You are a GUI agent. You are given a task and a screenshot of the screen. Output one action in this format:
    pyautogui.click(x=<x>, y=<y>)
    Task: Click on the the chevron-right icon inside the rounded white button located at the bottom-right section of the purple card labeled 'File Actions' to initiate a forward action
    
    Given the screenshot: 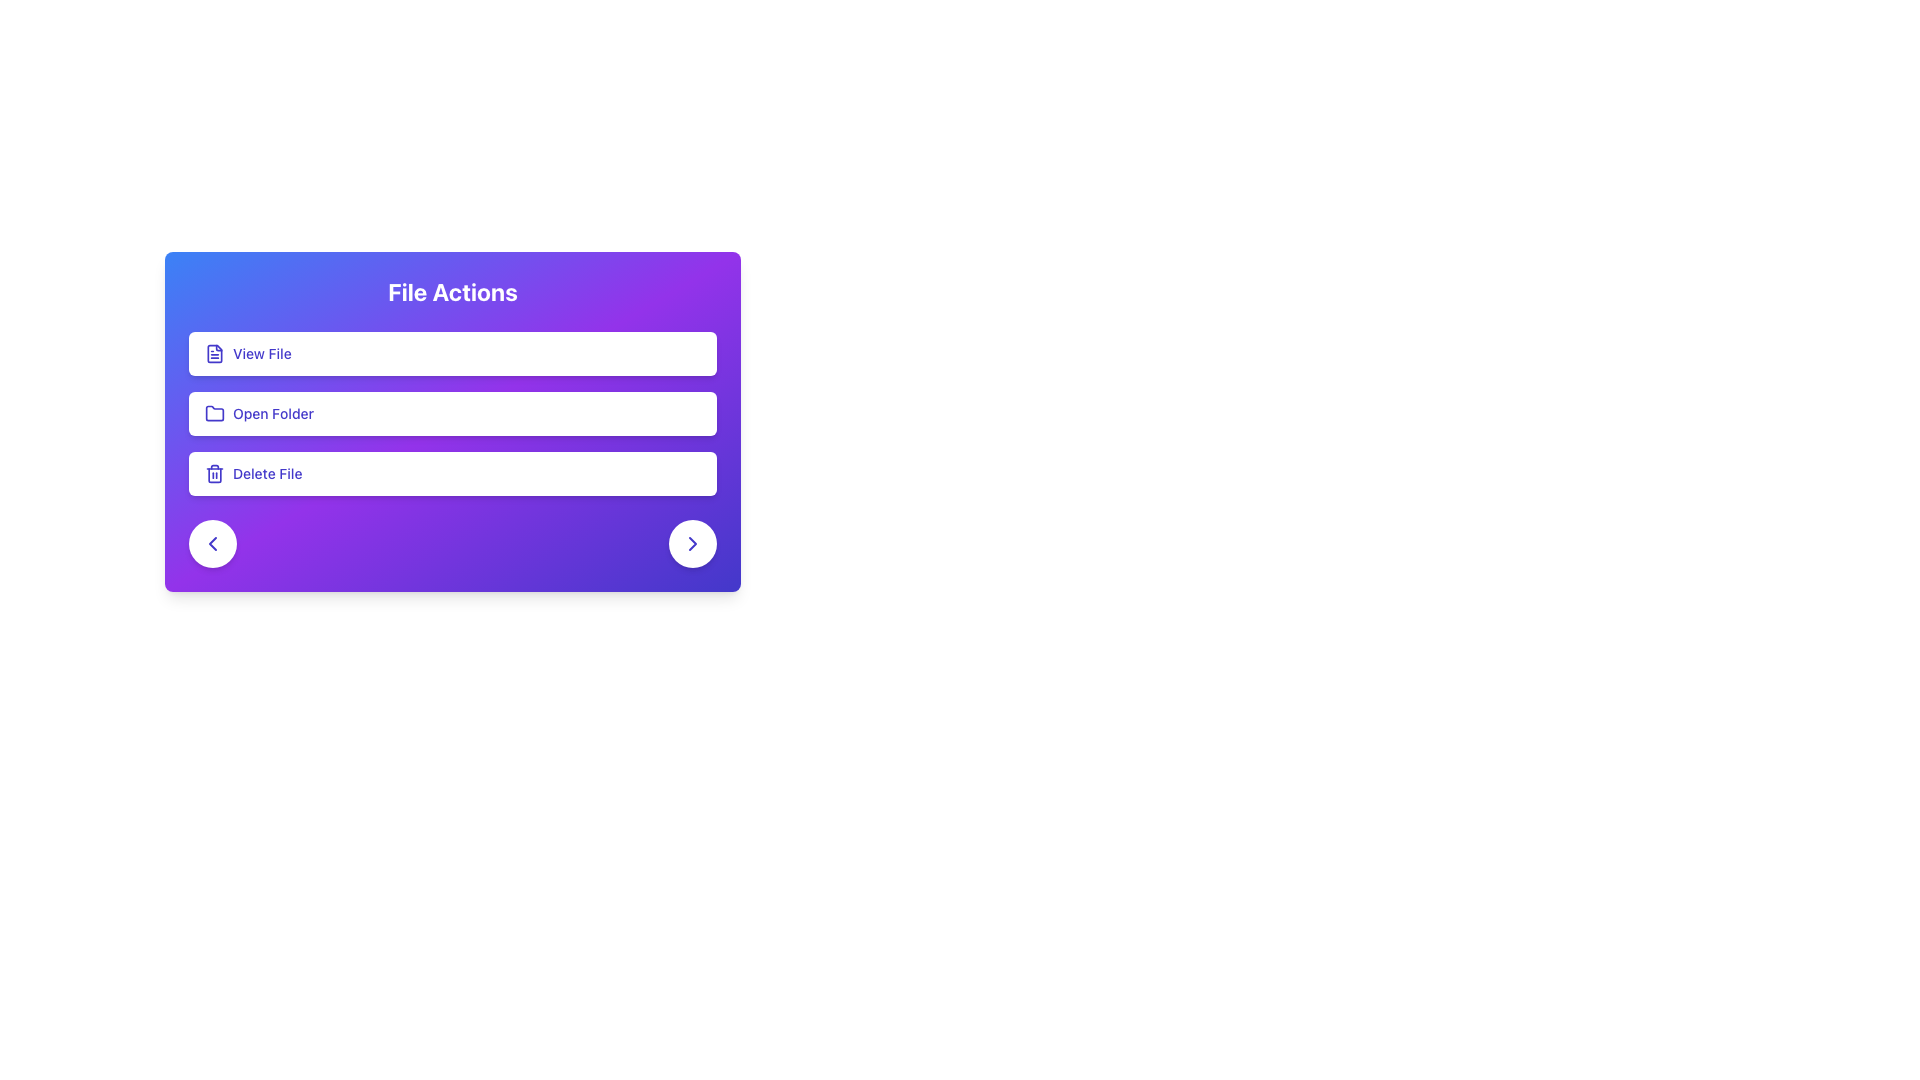 What is the action you would take?
    pyautogui.click(x=692, y=543)
    